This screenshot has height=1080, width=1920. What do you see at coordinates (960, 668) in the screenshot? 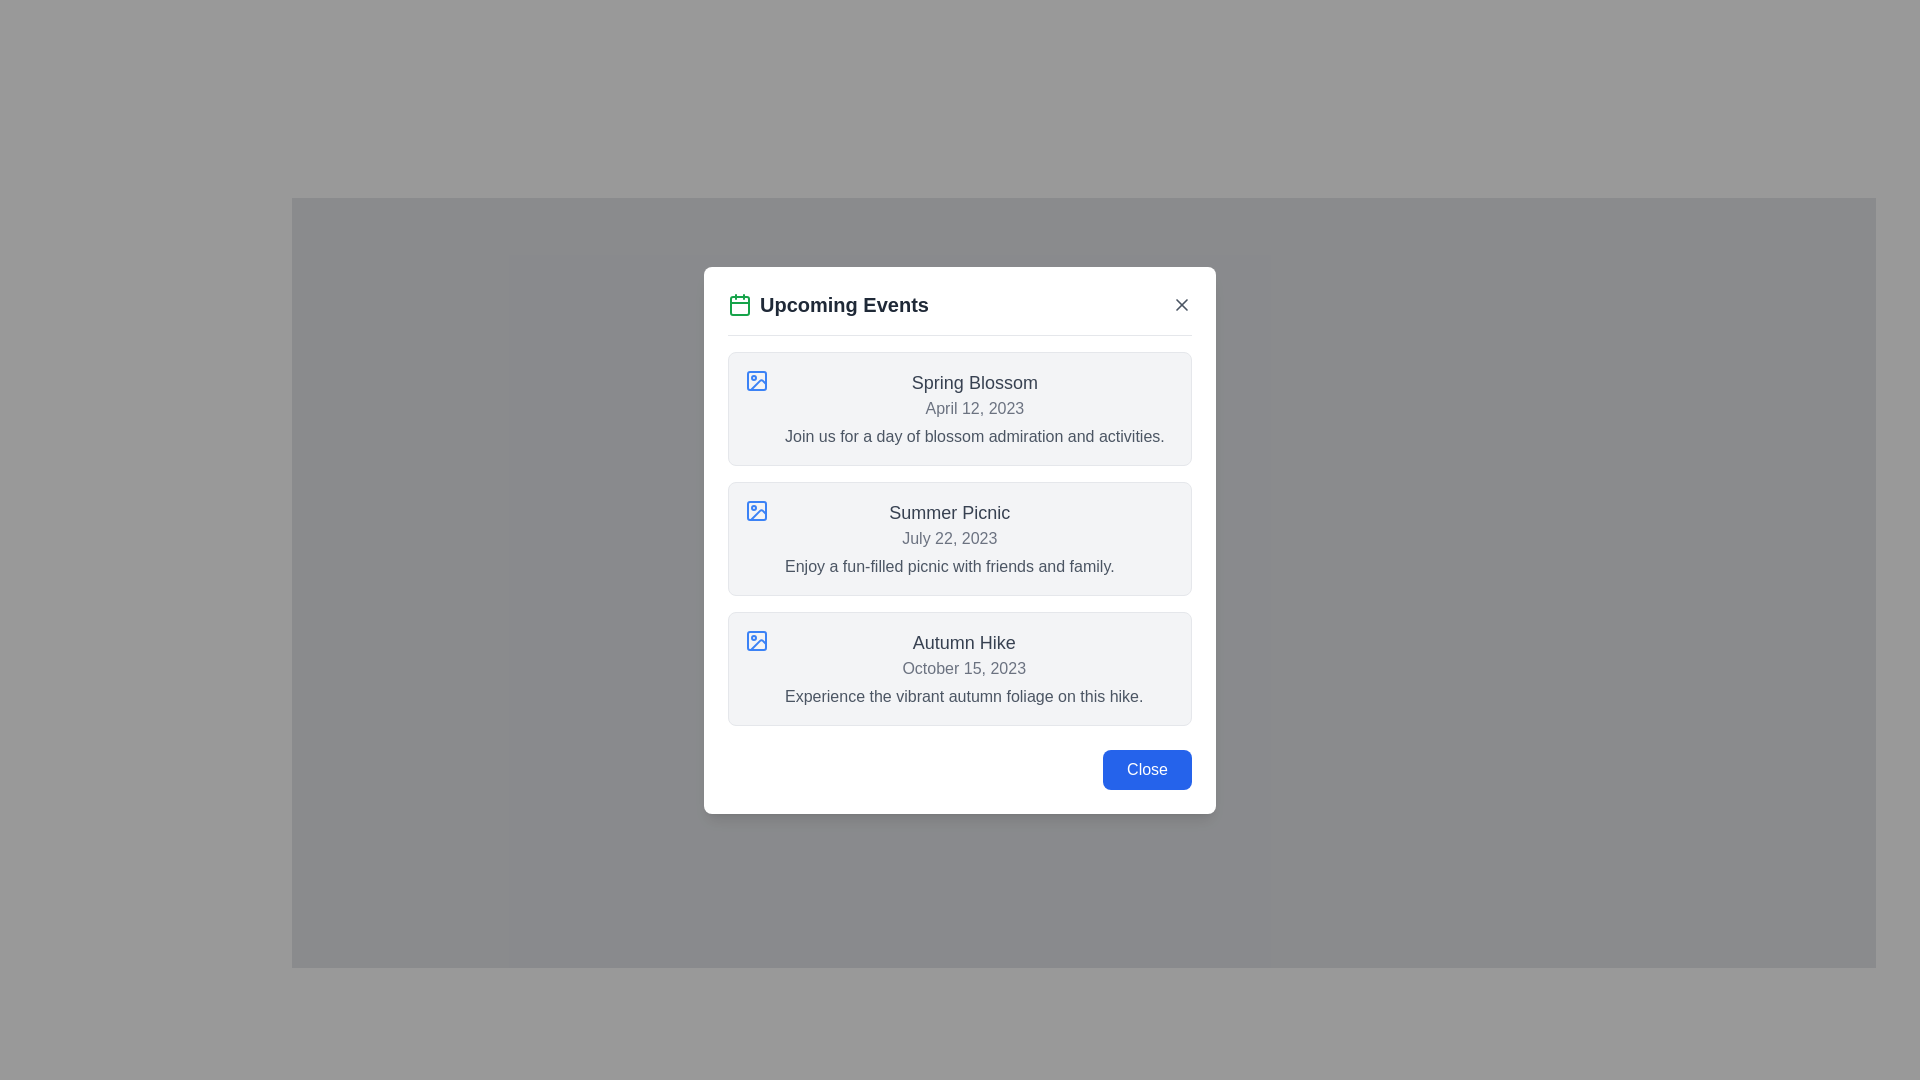
I see `the 'Autumn Hike' informational card, which is the third card in a vertical stack of event cards` at bounding box center [960, 668].